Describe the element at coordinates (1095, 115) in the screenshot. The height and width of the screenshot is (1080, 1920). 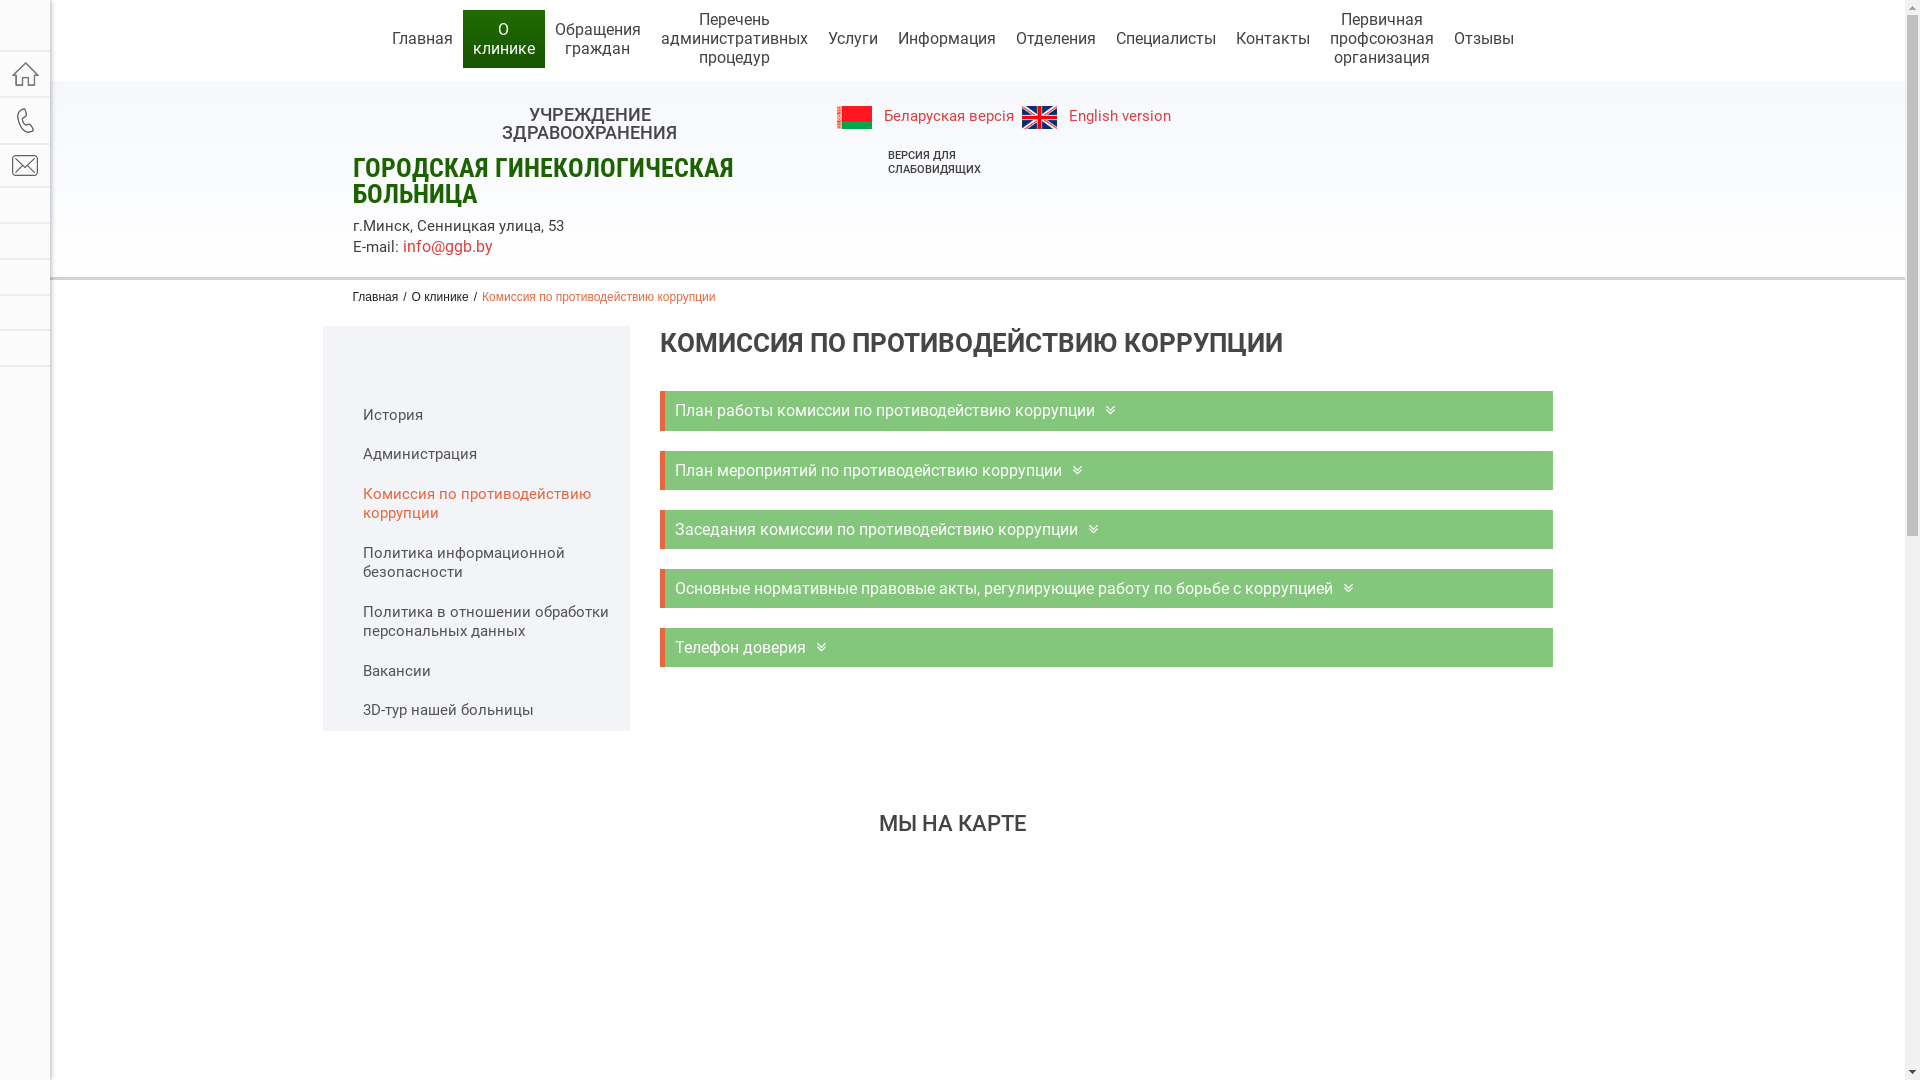
I see `'   English version'` at that location.